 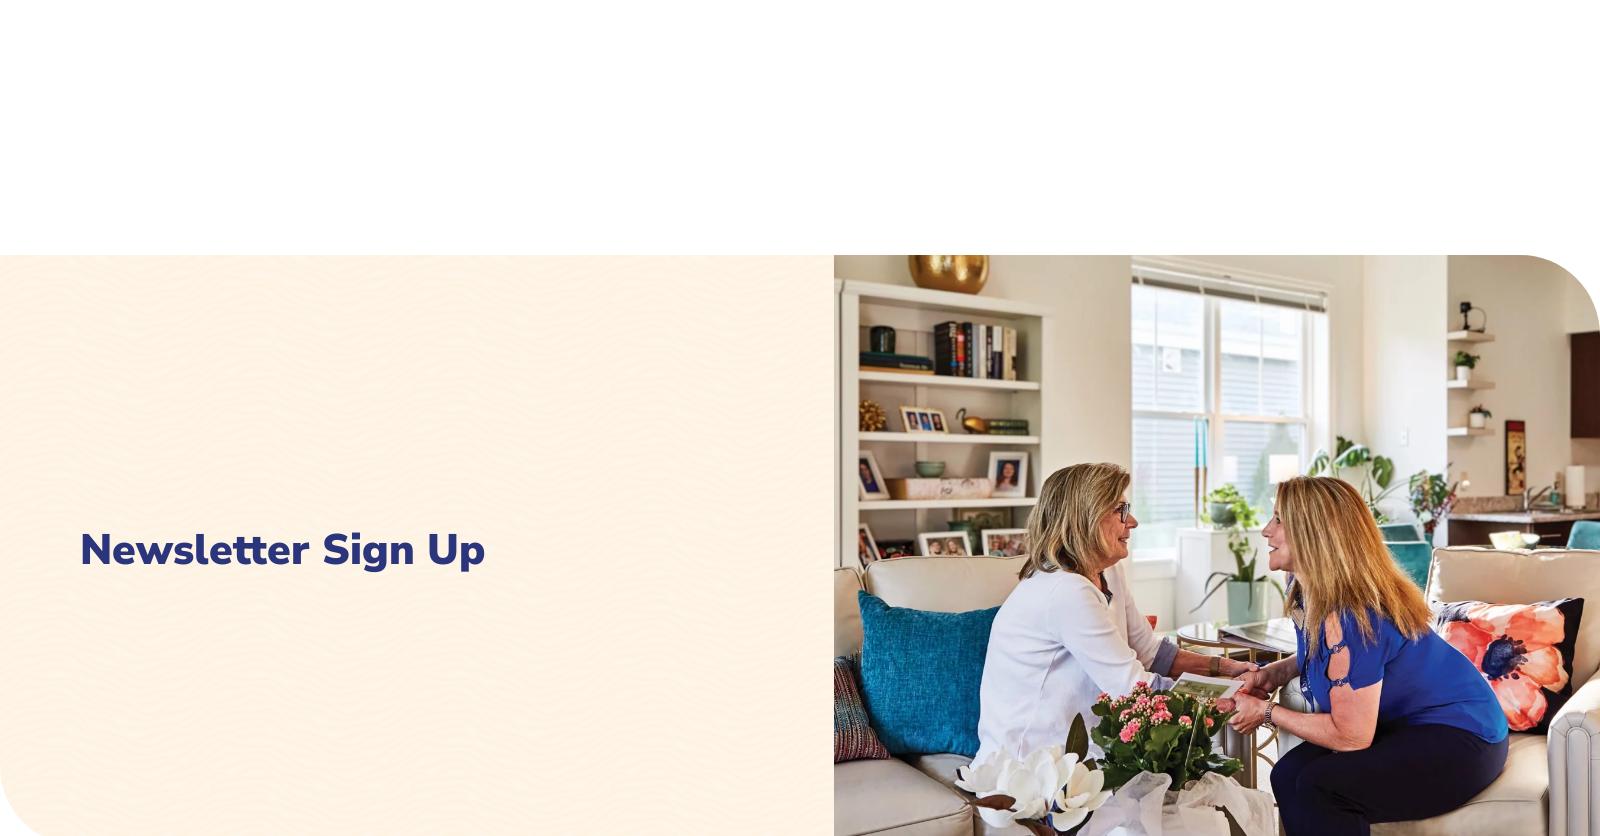 What do you see at coordinates (1158, 401) in the screenshot?
I see `'Hospice Volunteer Contact Note'` at bounding box center [1158, 401].